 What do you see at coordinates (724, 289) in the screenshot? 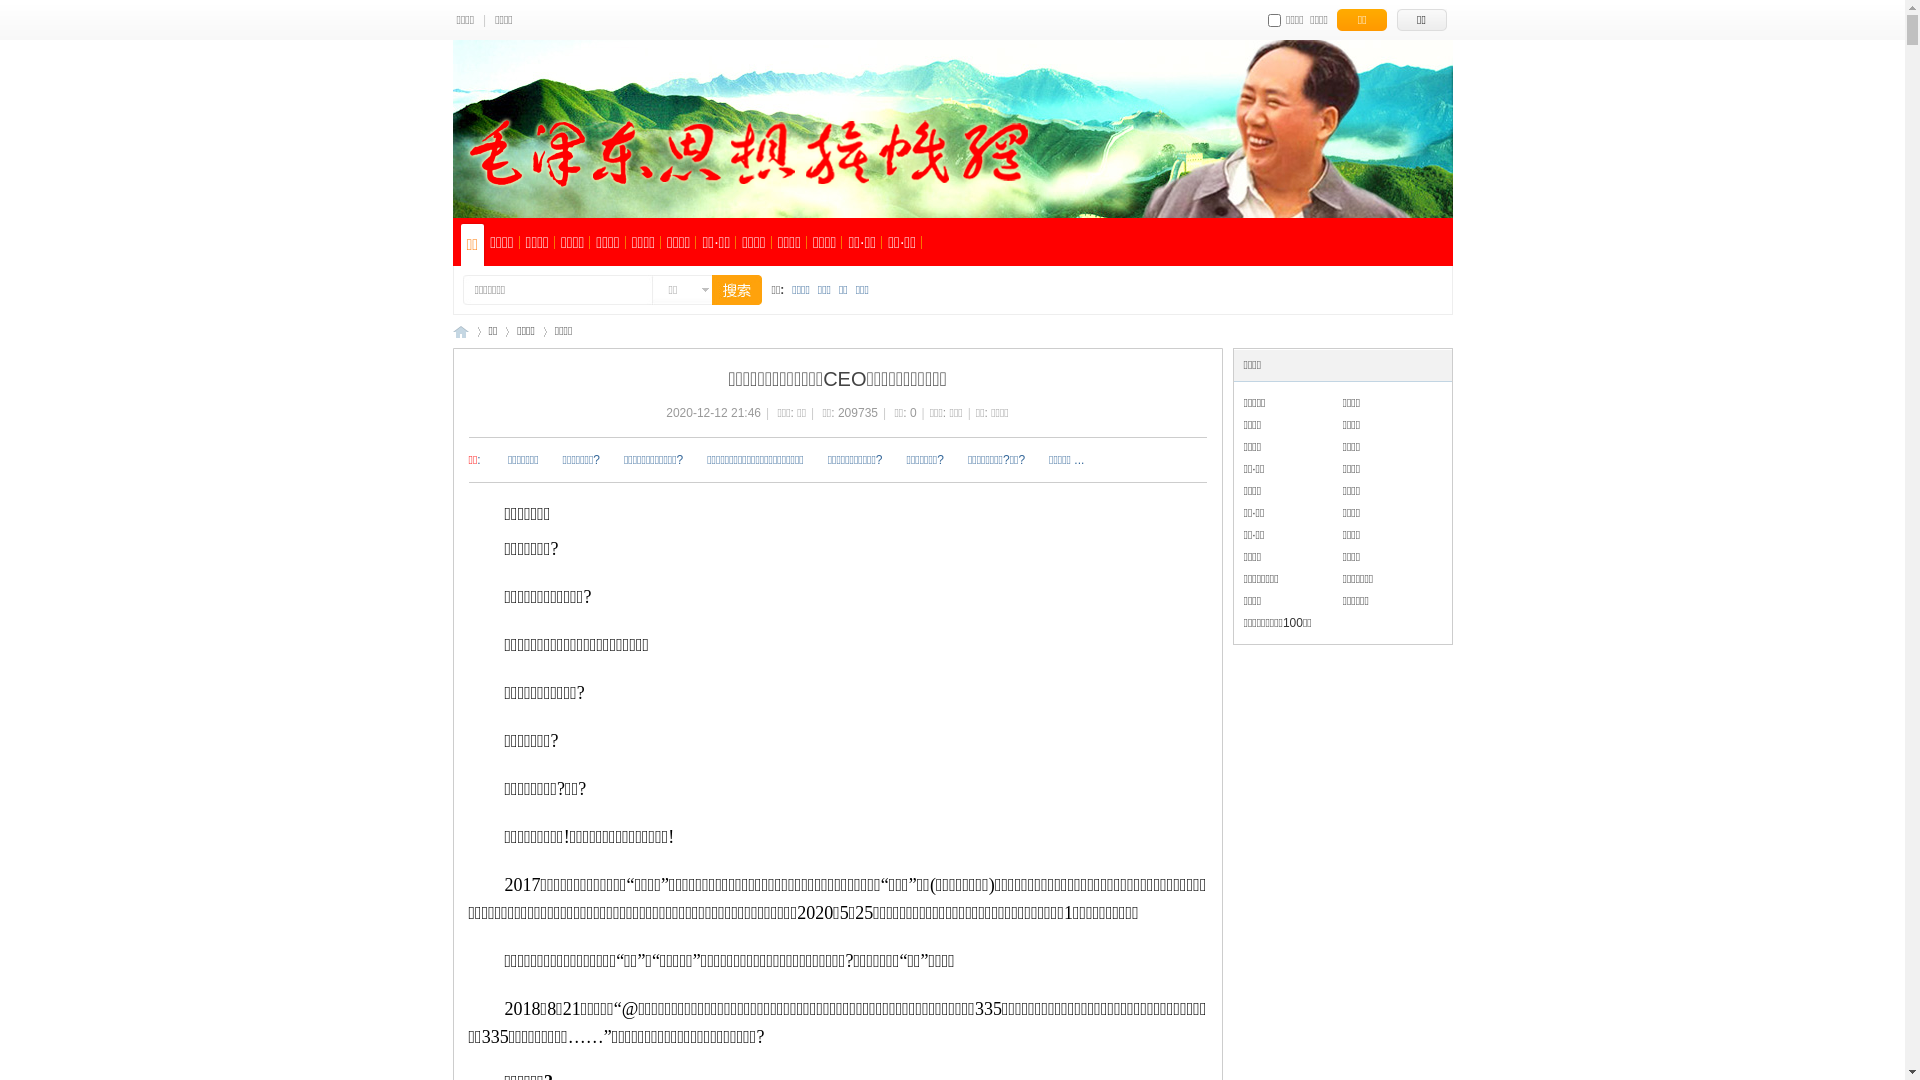
I see `'true'` at bounding box center [724, 289].